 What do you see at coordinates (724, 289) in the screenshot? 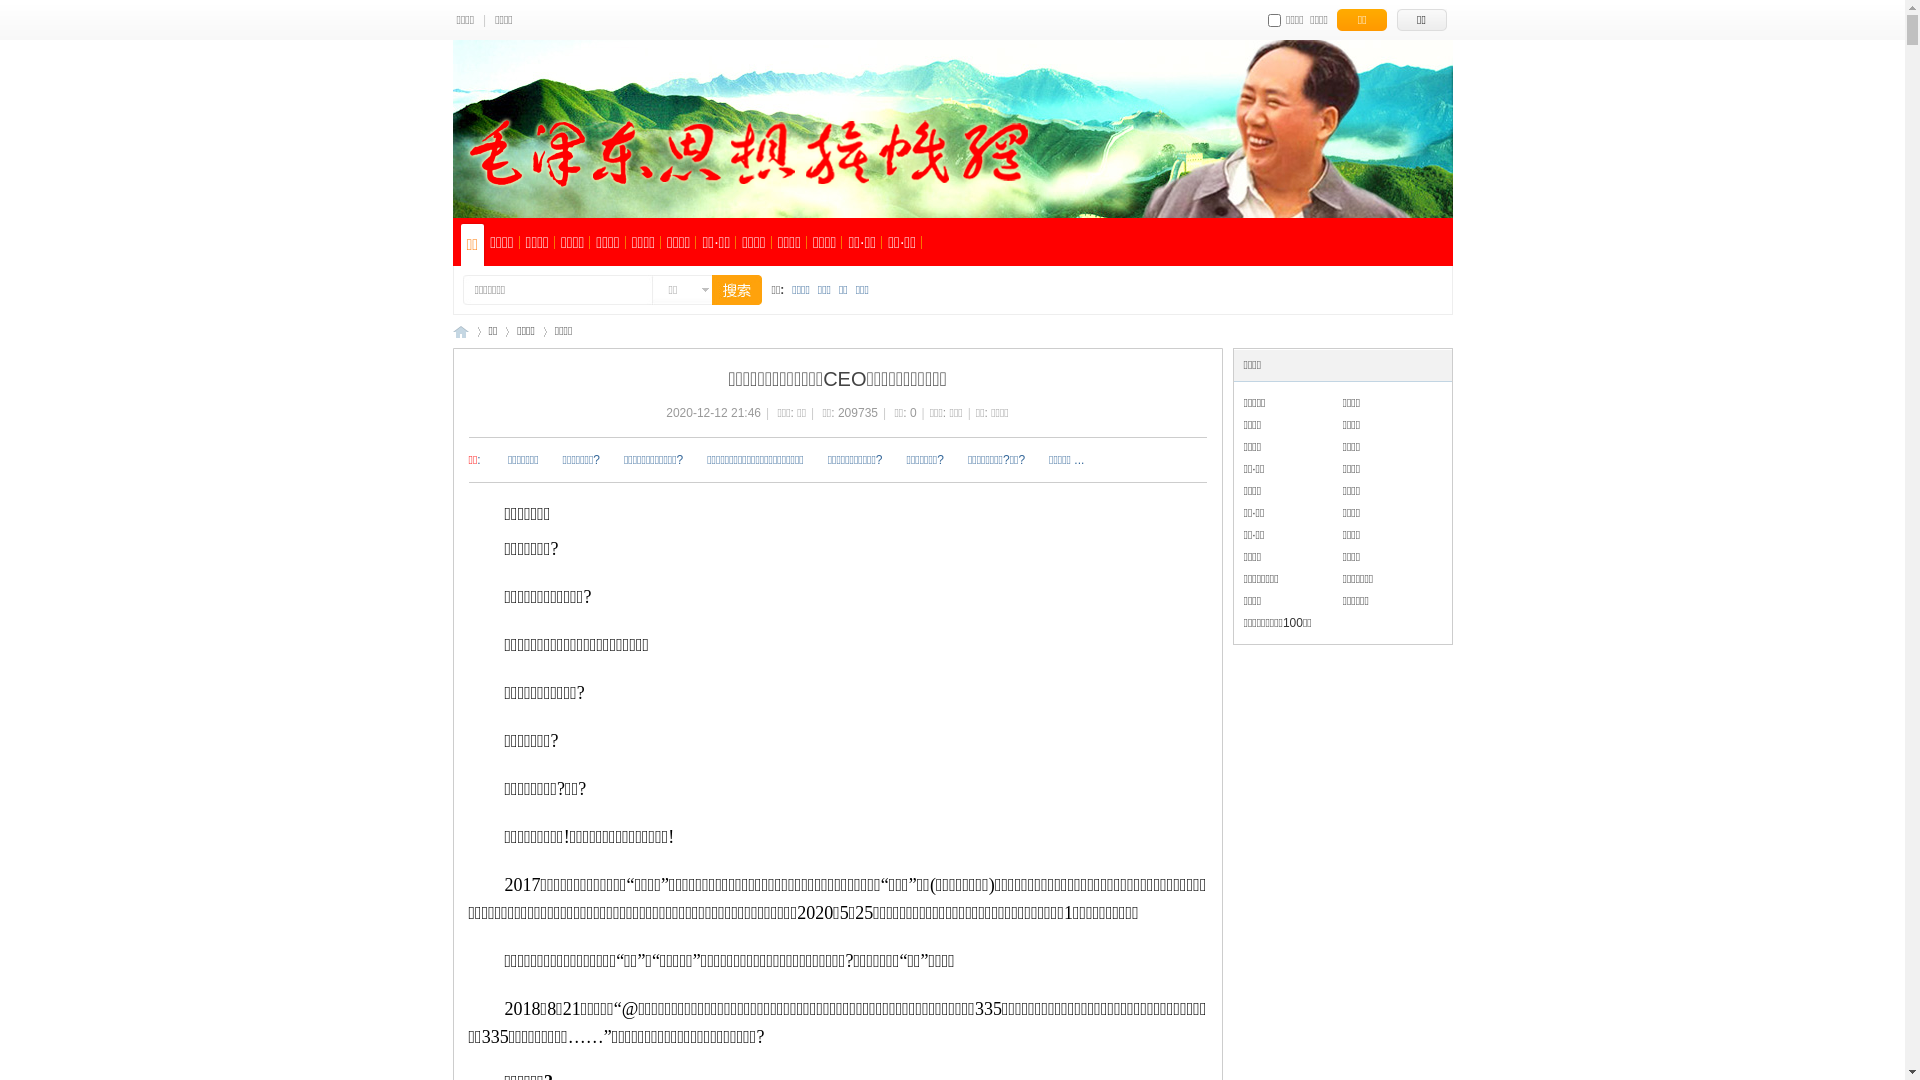
I see `'true'` at bounding box center [724, 289].